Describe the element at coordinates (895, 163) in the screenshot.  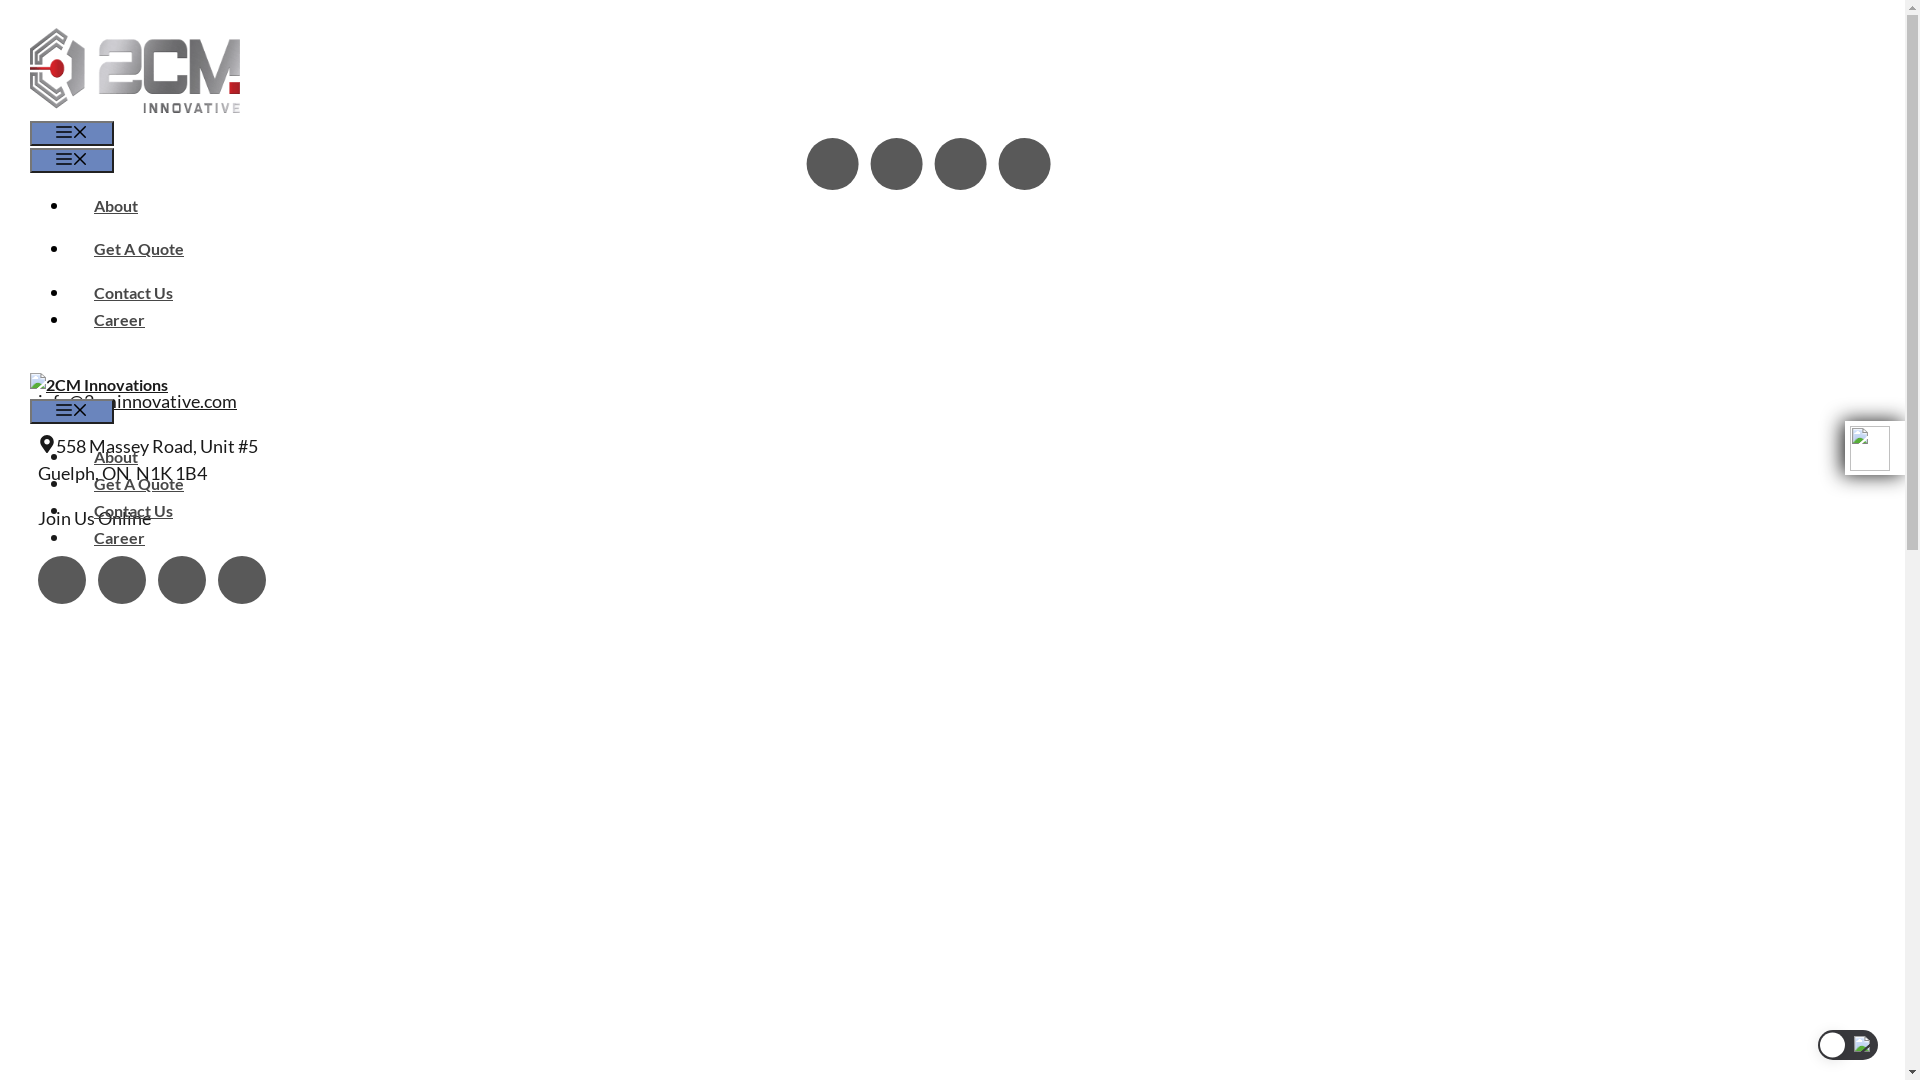
I see `'Facebook'` at that location.